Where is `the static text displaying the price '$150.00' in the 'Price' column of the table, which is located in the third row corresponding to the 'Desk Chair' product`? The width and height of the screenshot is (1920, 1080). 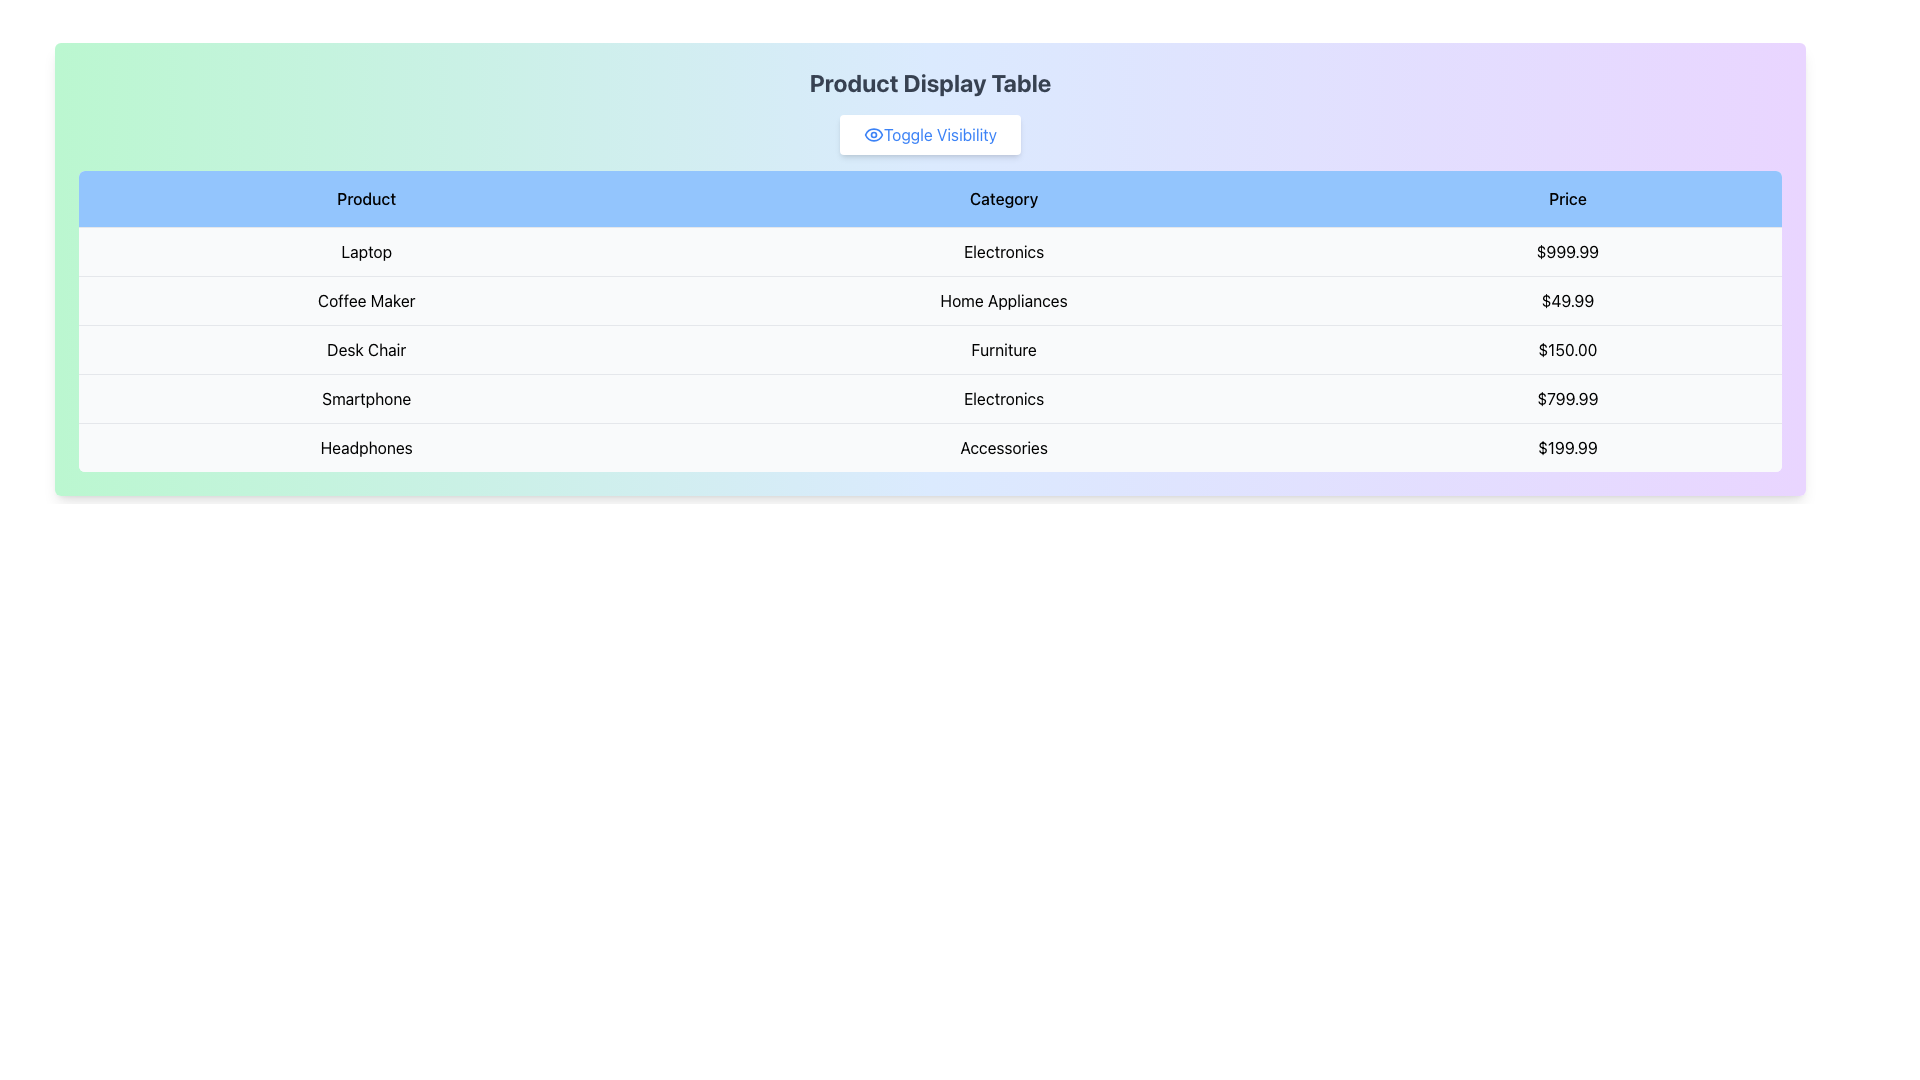
the static text displaying the price '$150.00' in the 'Price' column of the table, which is located in the third row corresponding to the 'Desk Chair' product is located at coordinates (1566, 349).